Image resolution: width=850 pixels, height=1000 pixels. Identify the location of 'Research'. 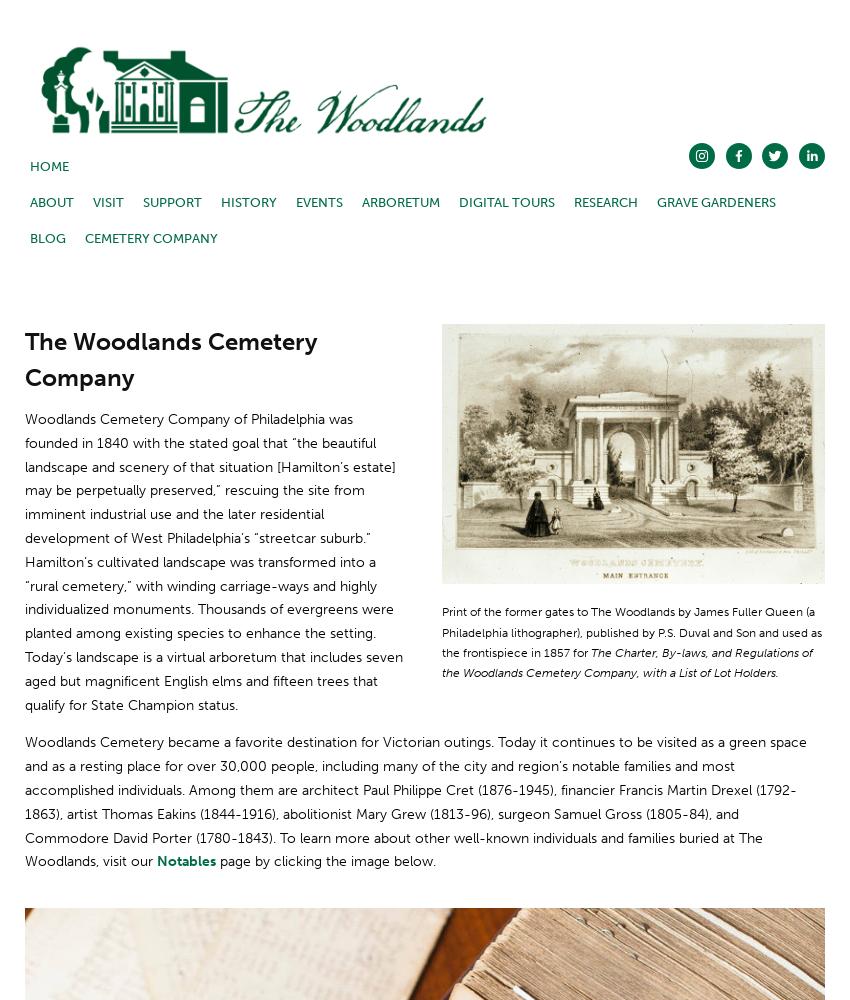
(604, 201).